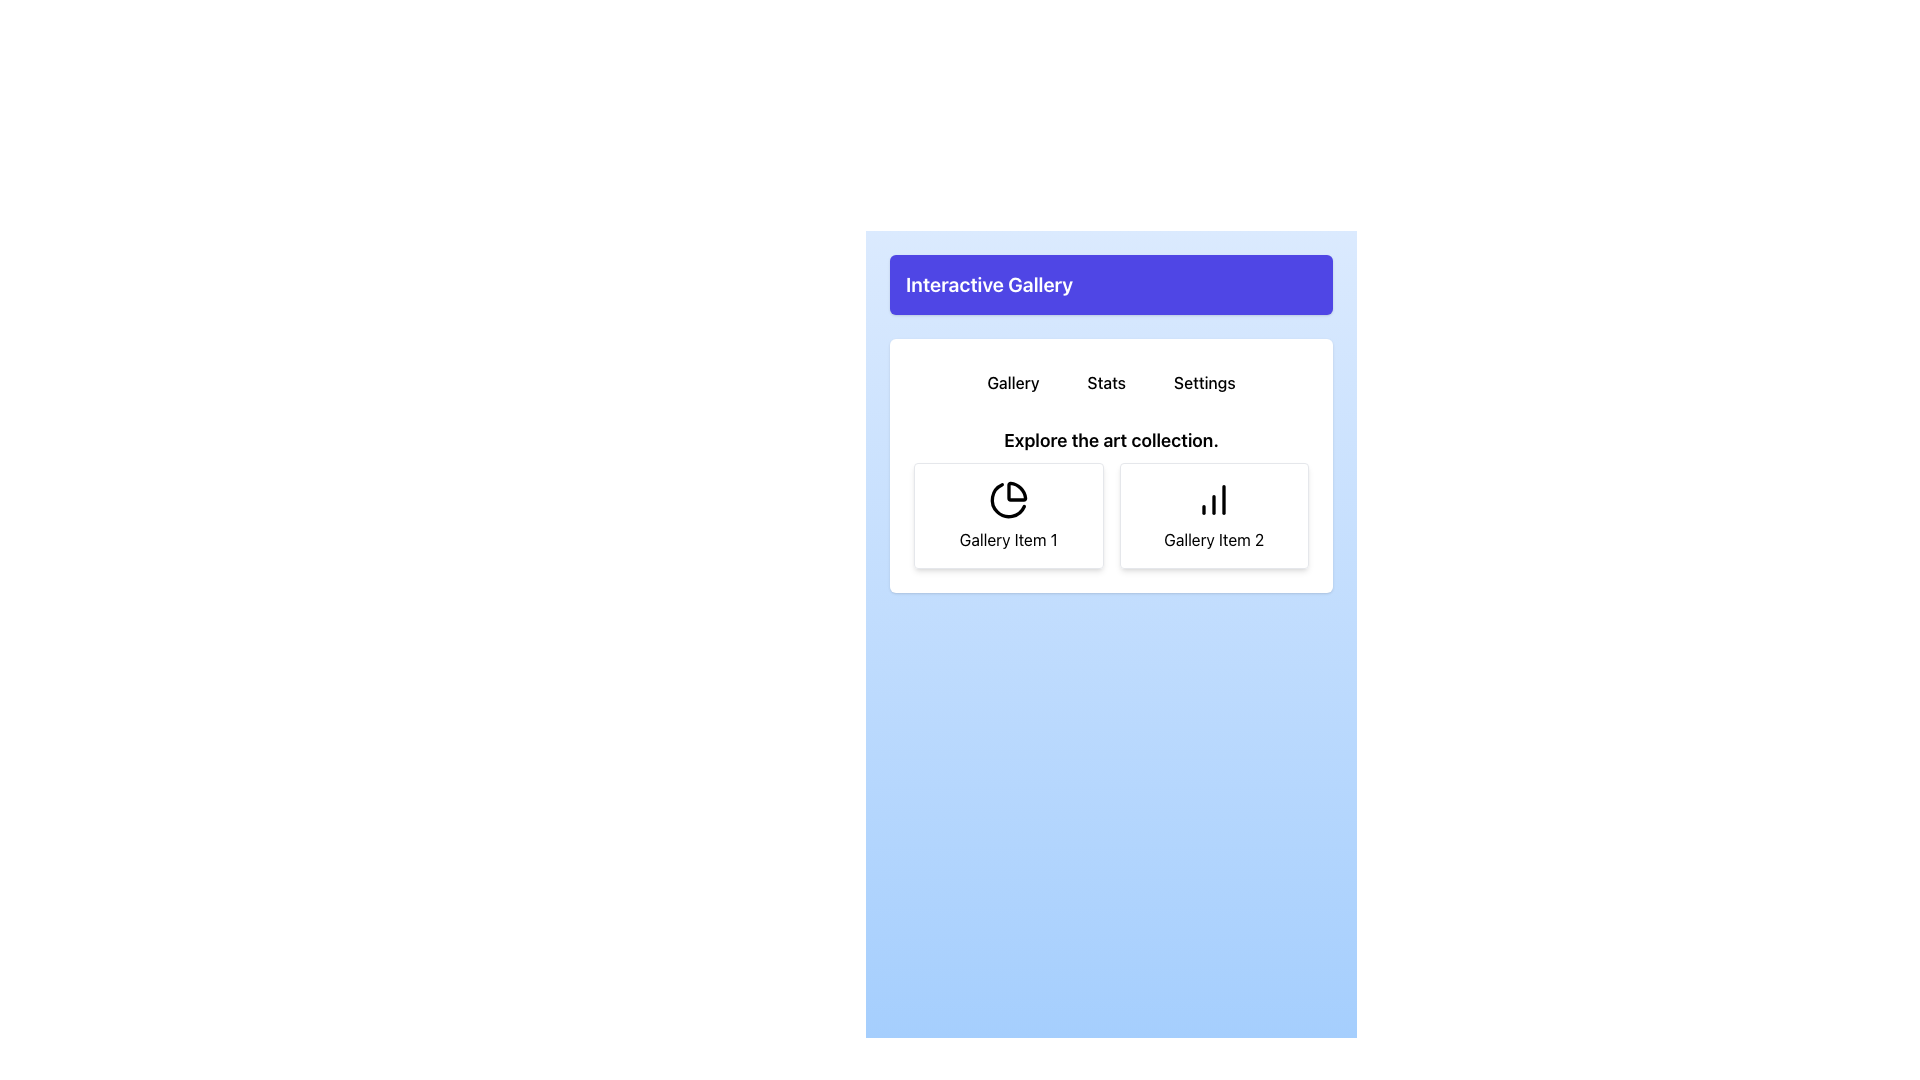  What do you see at coordinates (1110, 439) in the screenshot?
I see `the static text element that displays 'Explore the art collection.' positioned above the gallery items` at bounding box center [1110, 439].